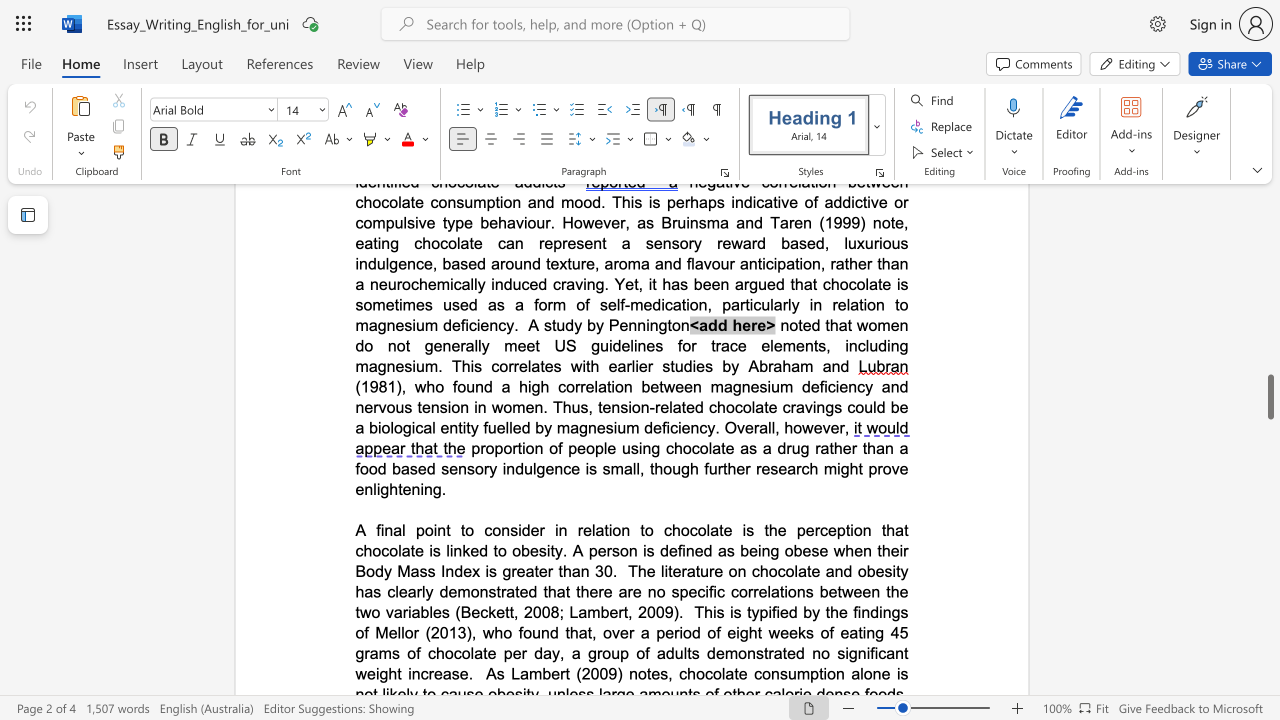 The image size is (1280, 720). What do you see at coordinates (1269, 238) in the screenshot?
I see `the scrollbar on the right to shift the page higher` at bounding box center [1269, 238].